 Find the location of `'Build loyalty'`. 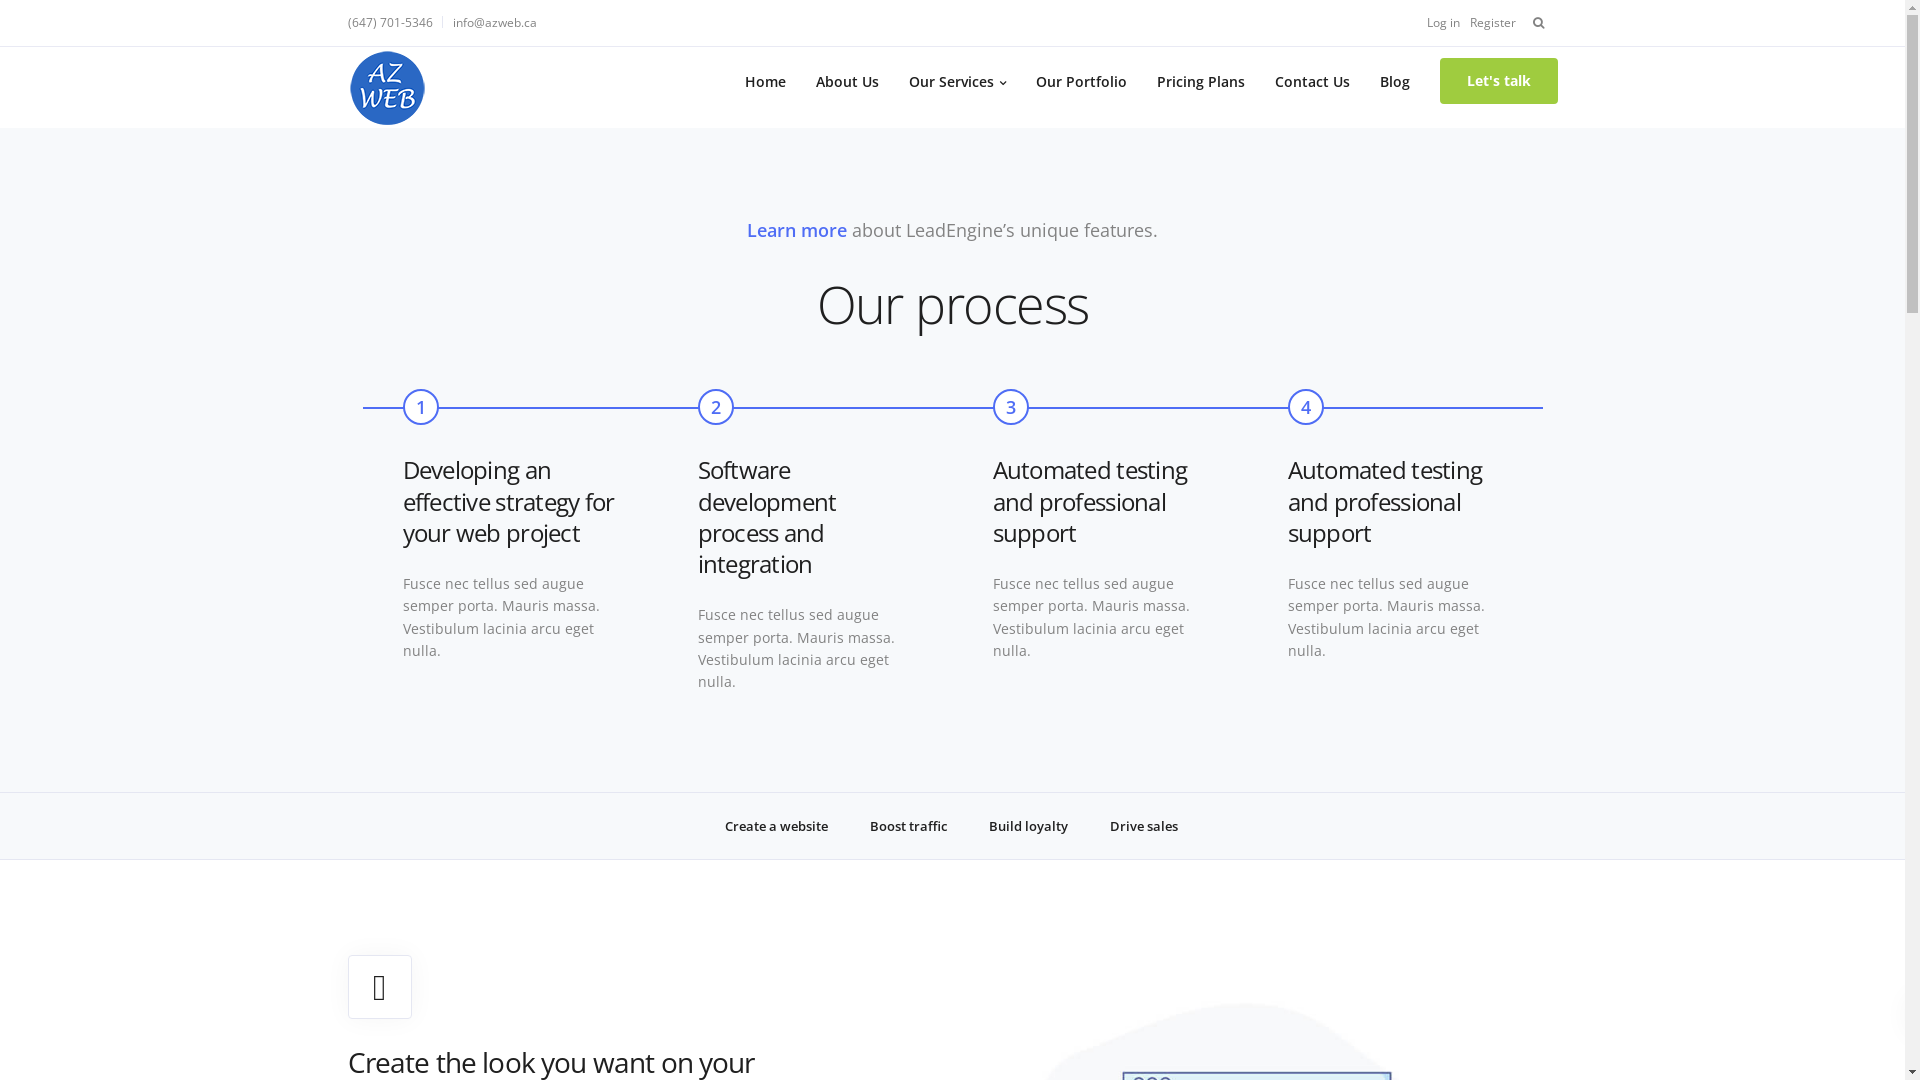

'Build loyalty' is located at coordinates (1028, 826).